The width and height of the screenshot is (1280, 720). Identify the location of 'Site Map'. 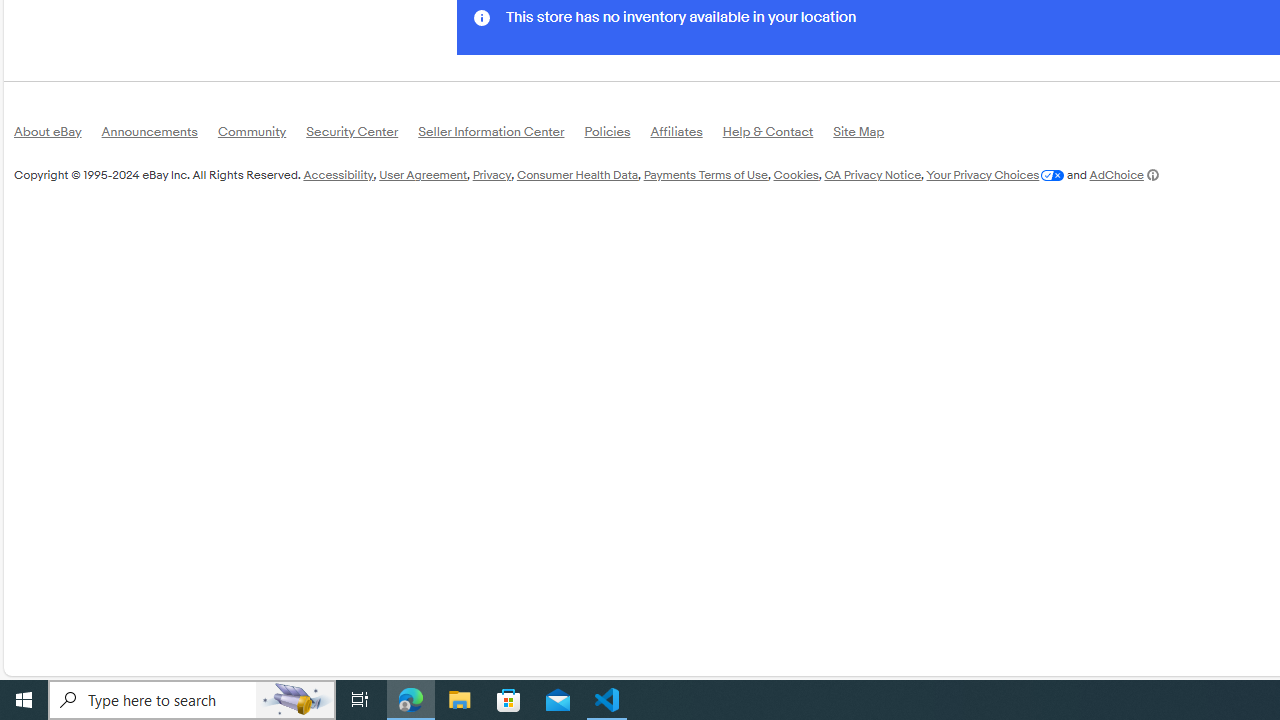
(869, 135).